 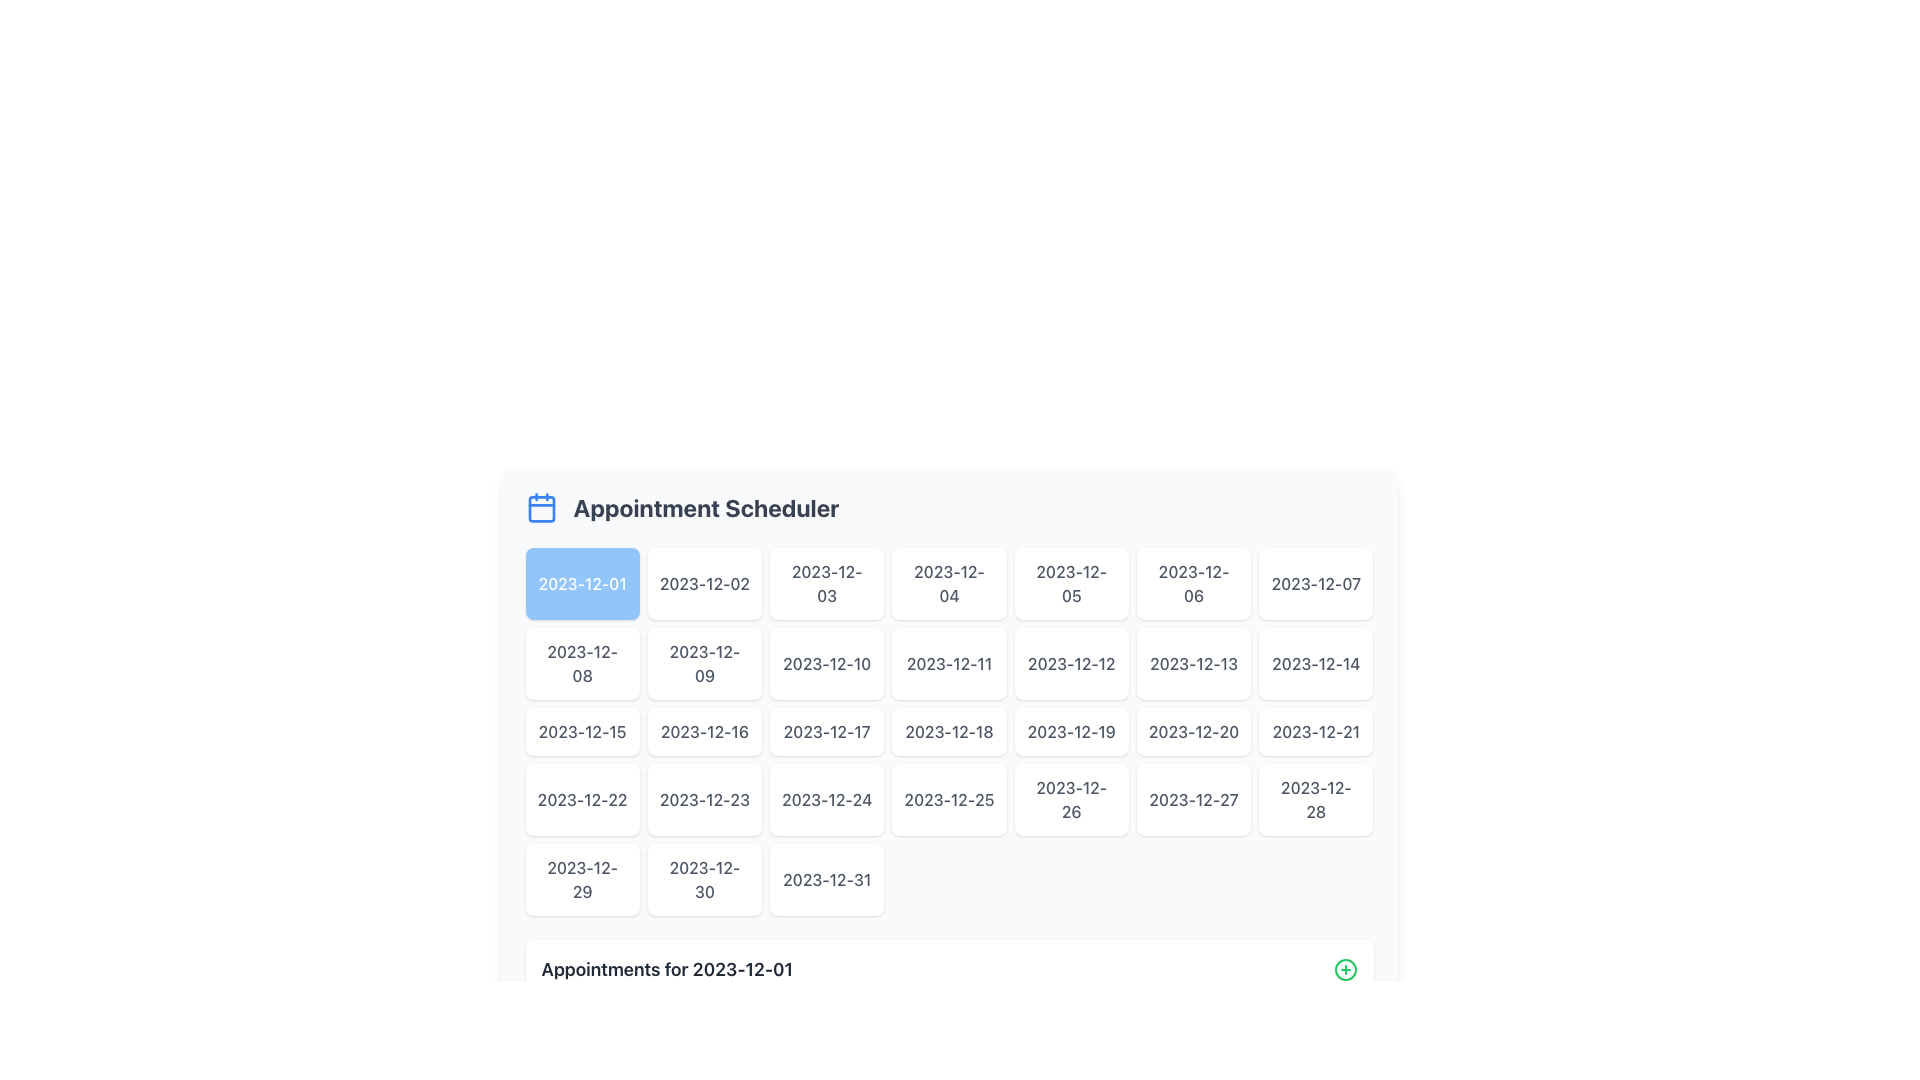 I want to click on the rectangular button with the text '2023-12-09', so click(x=704, y=663).